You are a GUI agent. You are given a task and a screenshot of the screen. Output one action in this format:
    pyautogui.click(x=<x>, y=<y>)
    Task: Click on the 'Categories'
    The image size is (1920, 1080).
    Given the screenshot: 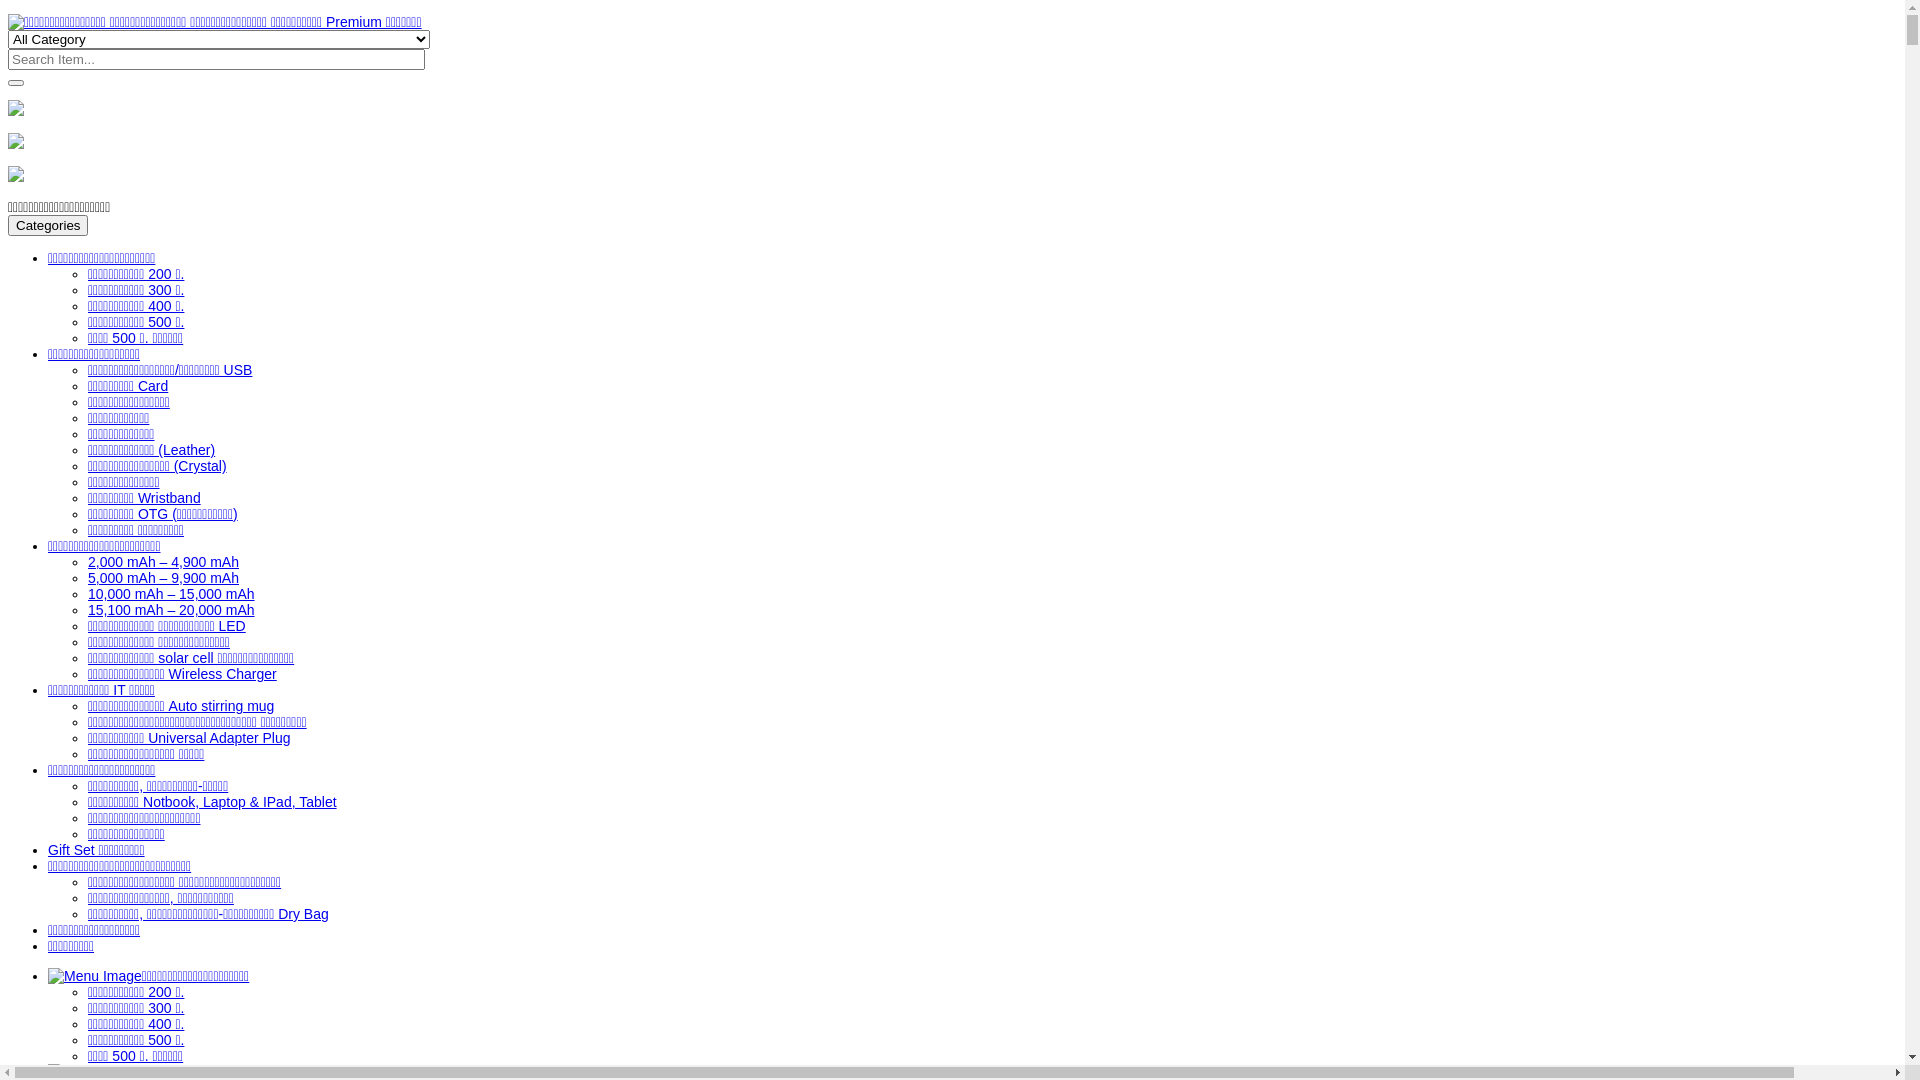 What is the action you would take?
    pyautogui.click(x=48, y=225)
    